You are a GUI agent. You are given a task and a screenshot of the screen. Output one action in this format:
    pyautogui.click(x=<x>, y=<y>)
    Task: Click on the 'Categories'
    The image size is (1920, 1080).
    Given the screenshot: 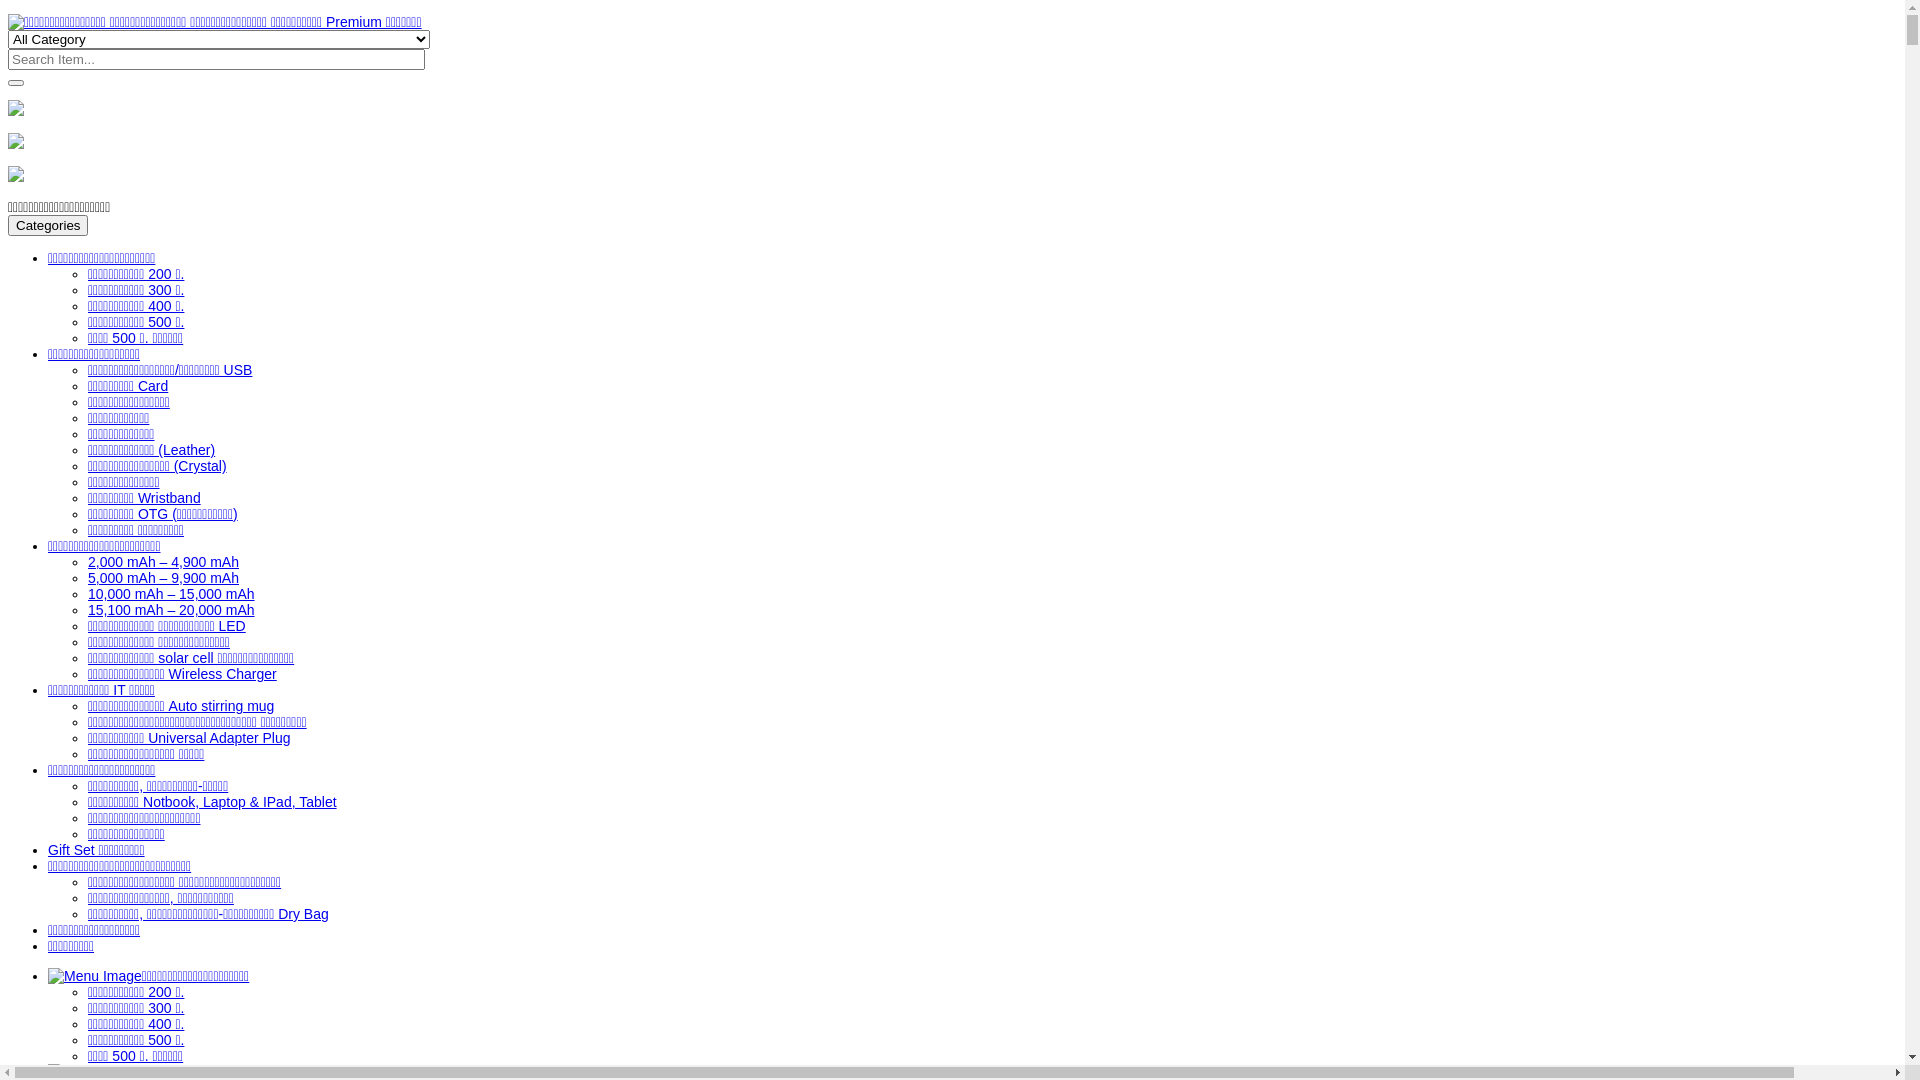 What is the action you would take?
    pyautogui.click(x=48, y=225)
    